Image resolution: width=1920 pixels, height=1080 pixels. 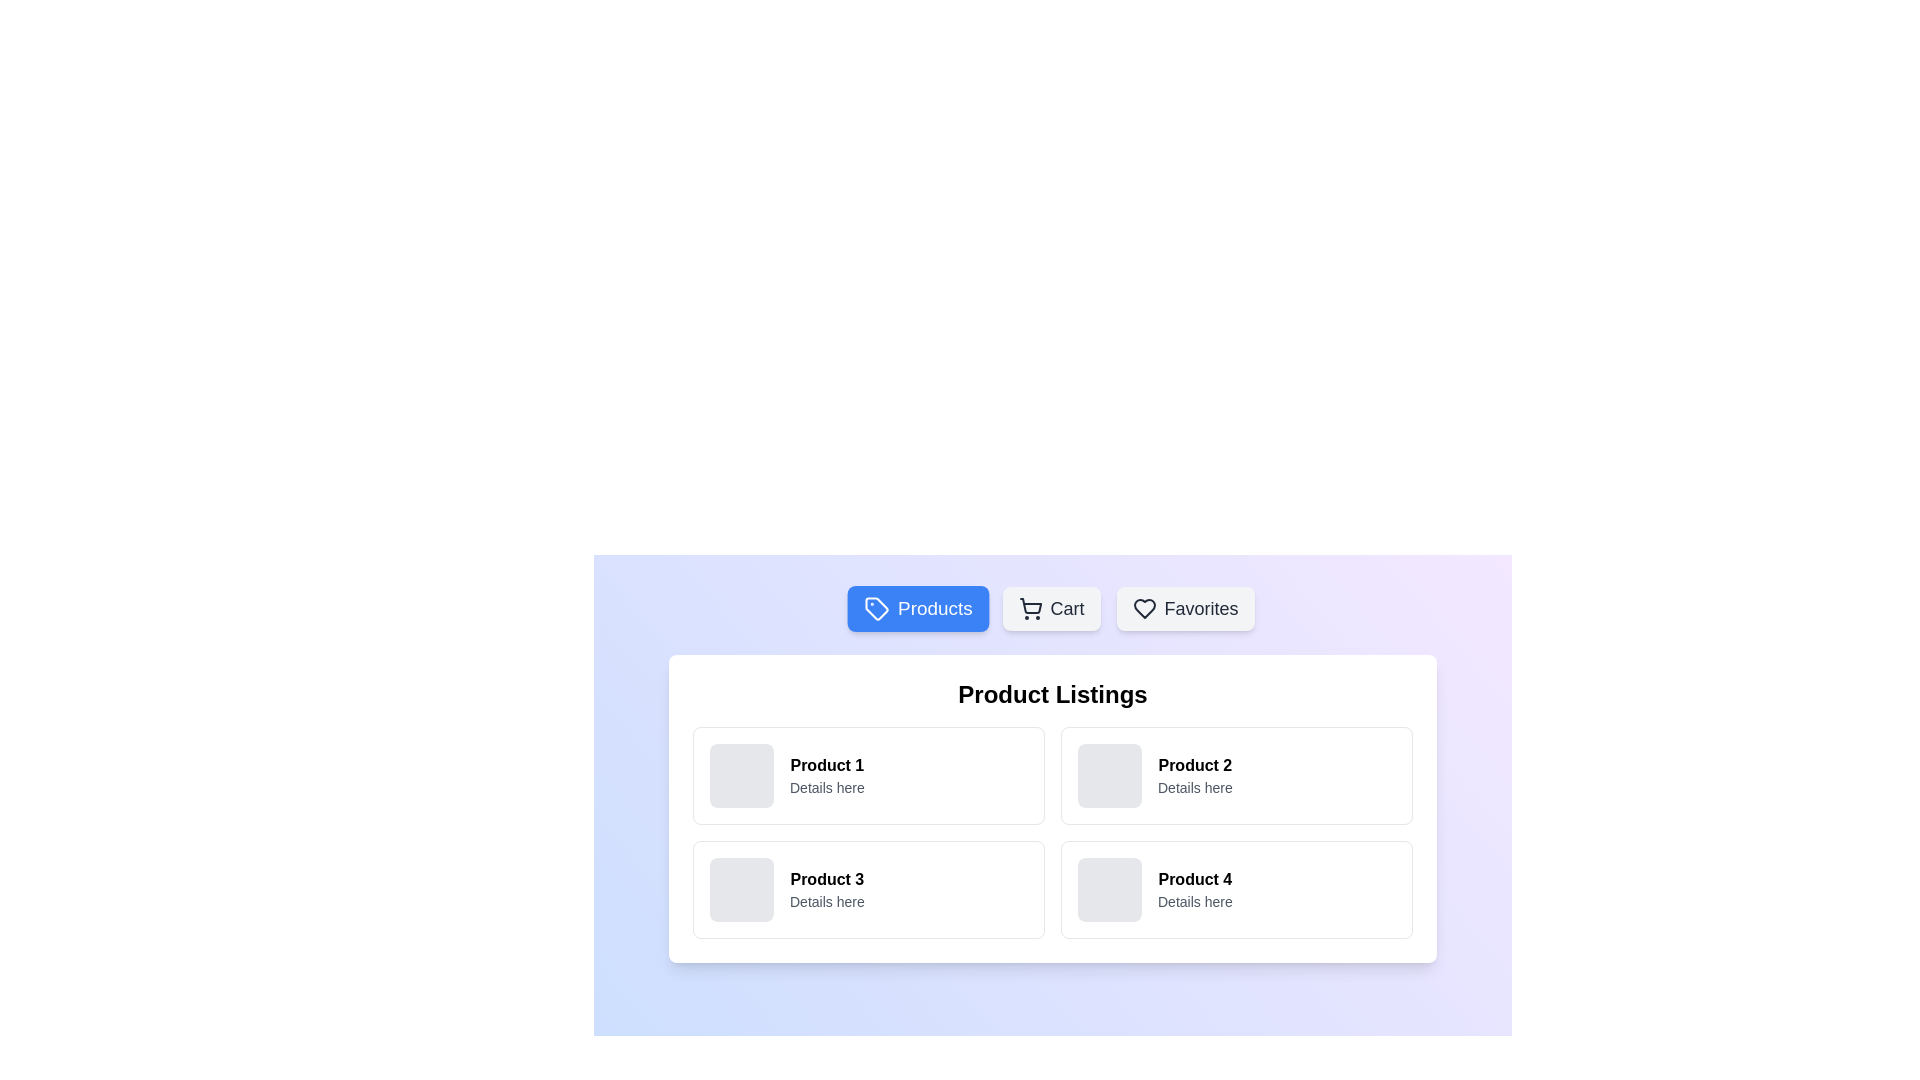 I want to click on the heart-shaped icon with a transparent interior and black outline, located in the 'Favorites' button group, so click(x=1144, y=608).